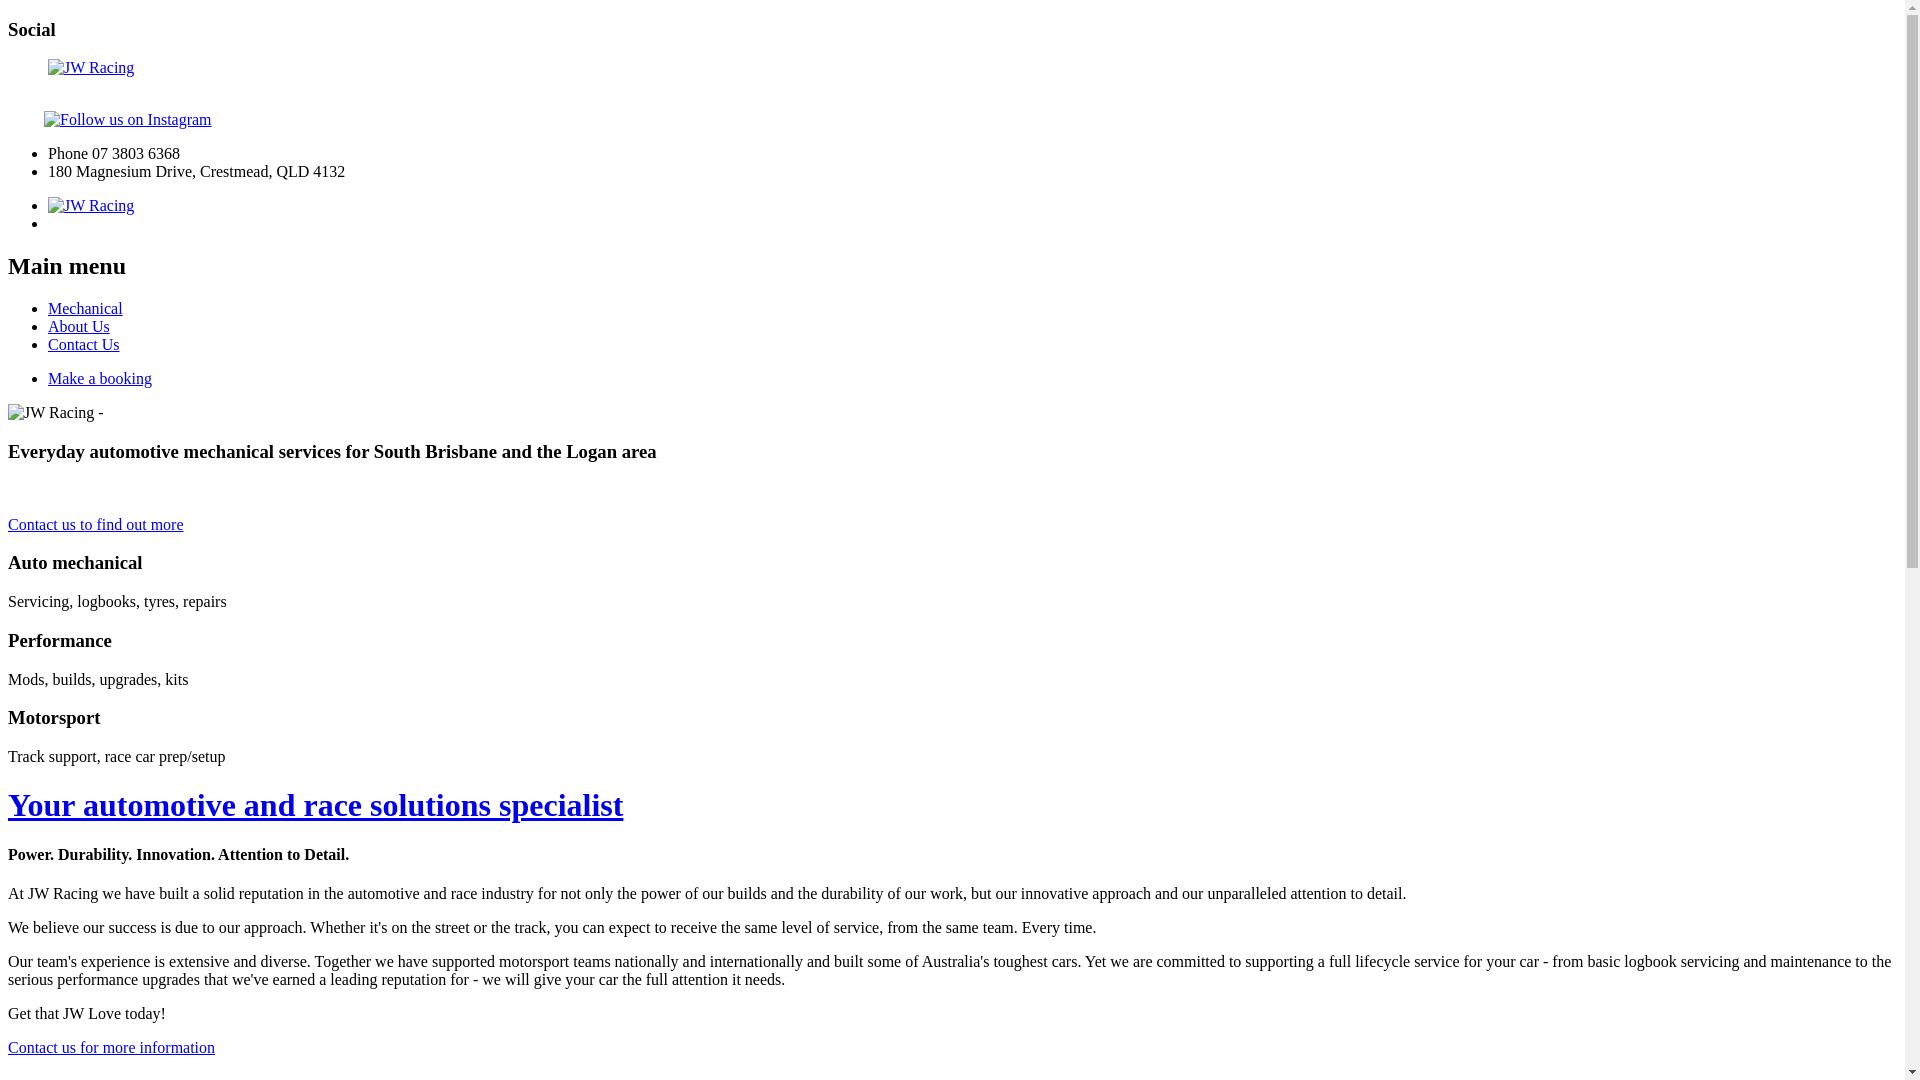 This screenshot has height=1080, width=1920. I want to click on 'About Us', so click(78, 325).